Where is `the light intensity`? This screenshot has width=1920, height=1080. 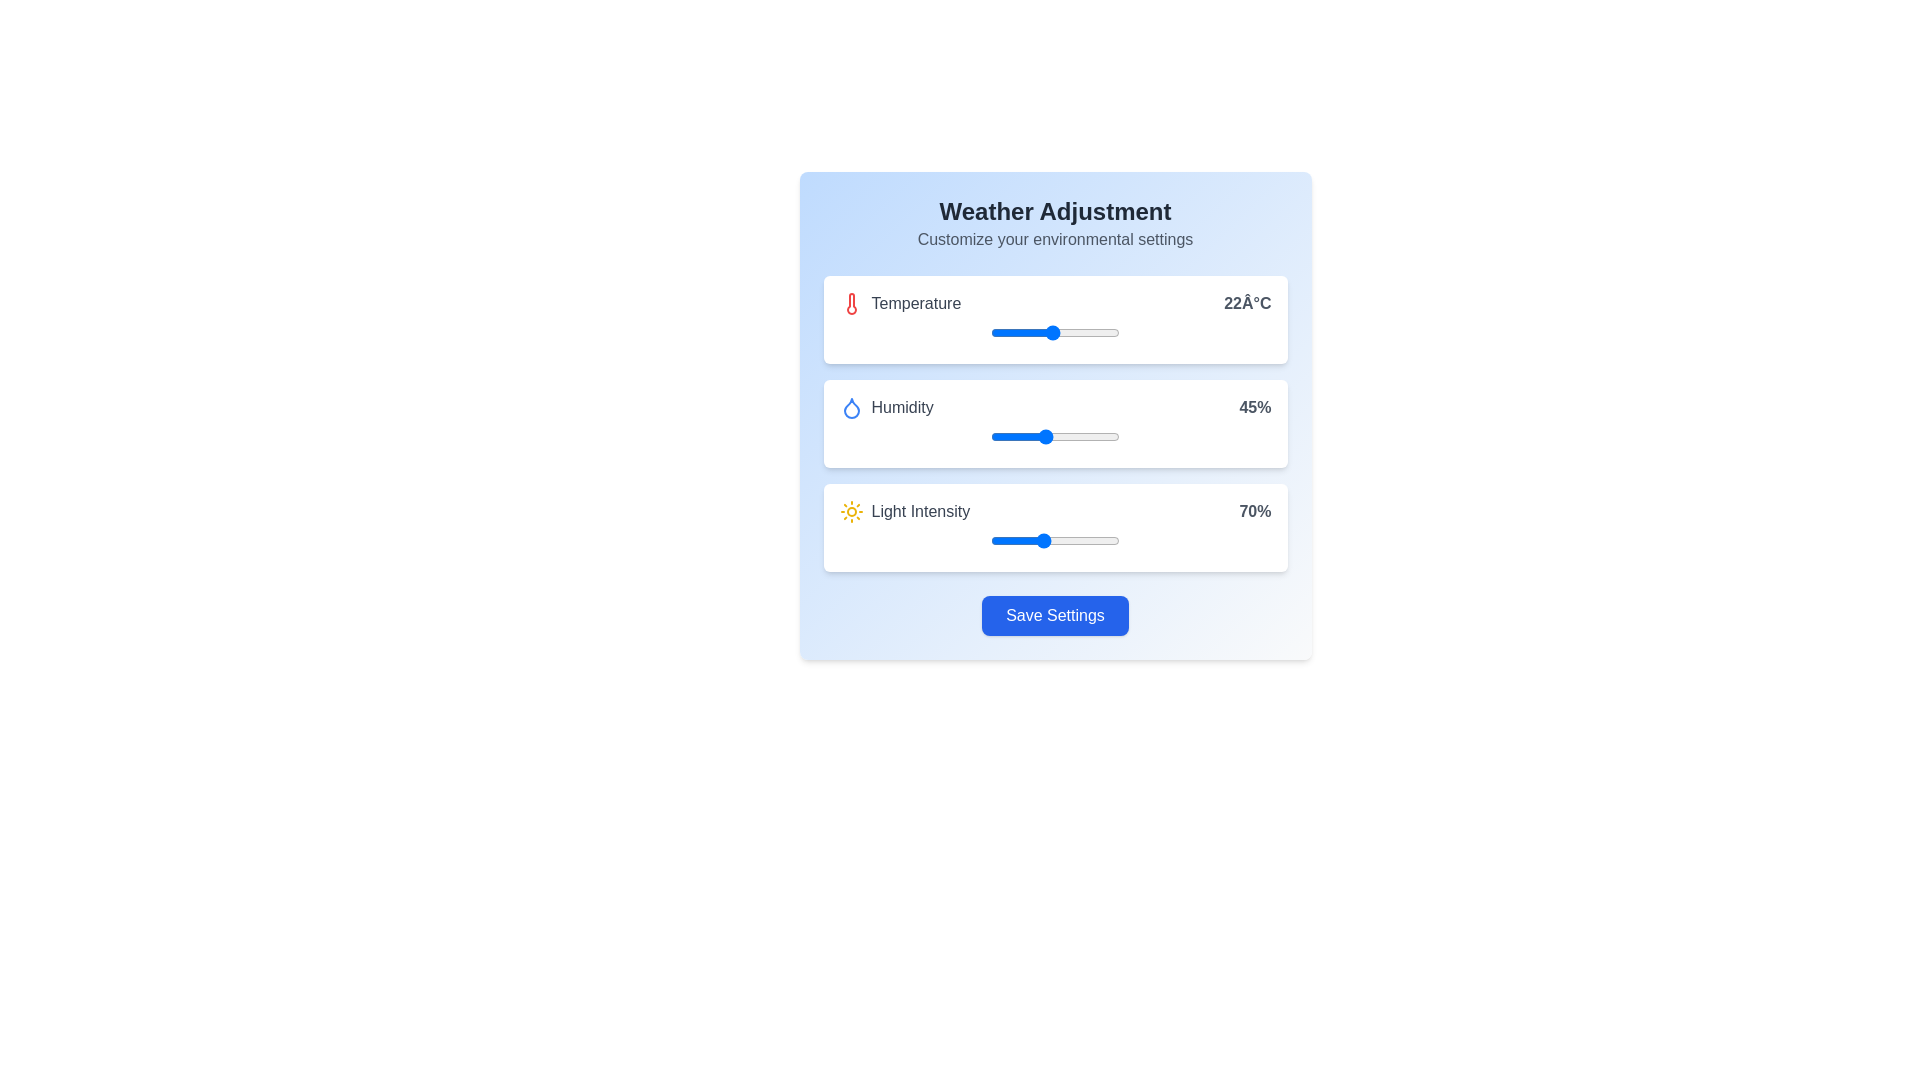
the light intensity is located at coordinates (1046, 540).